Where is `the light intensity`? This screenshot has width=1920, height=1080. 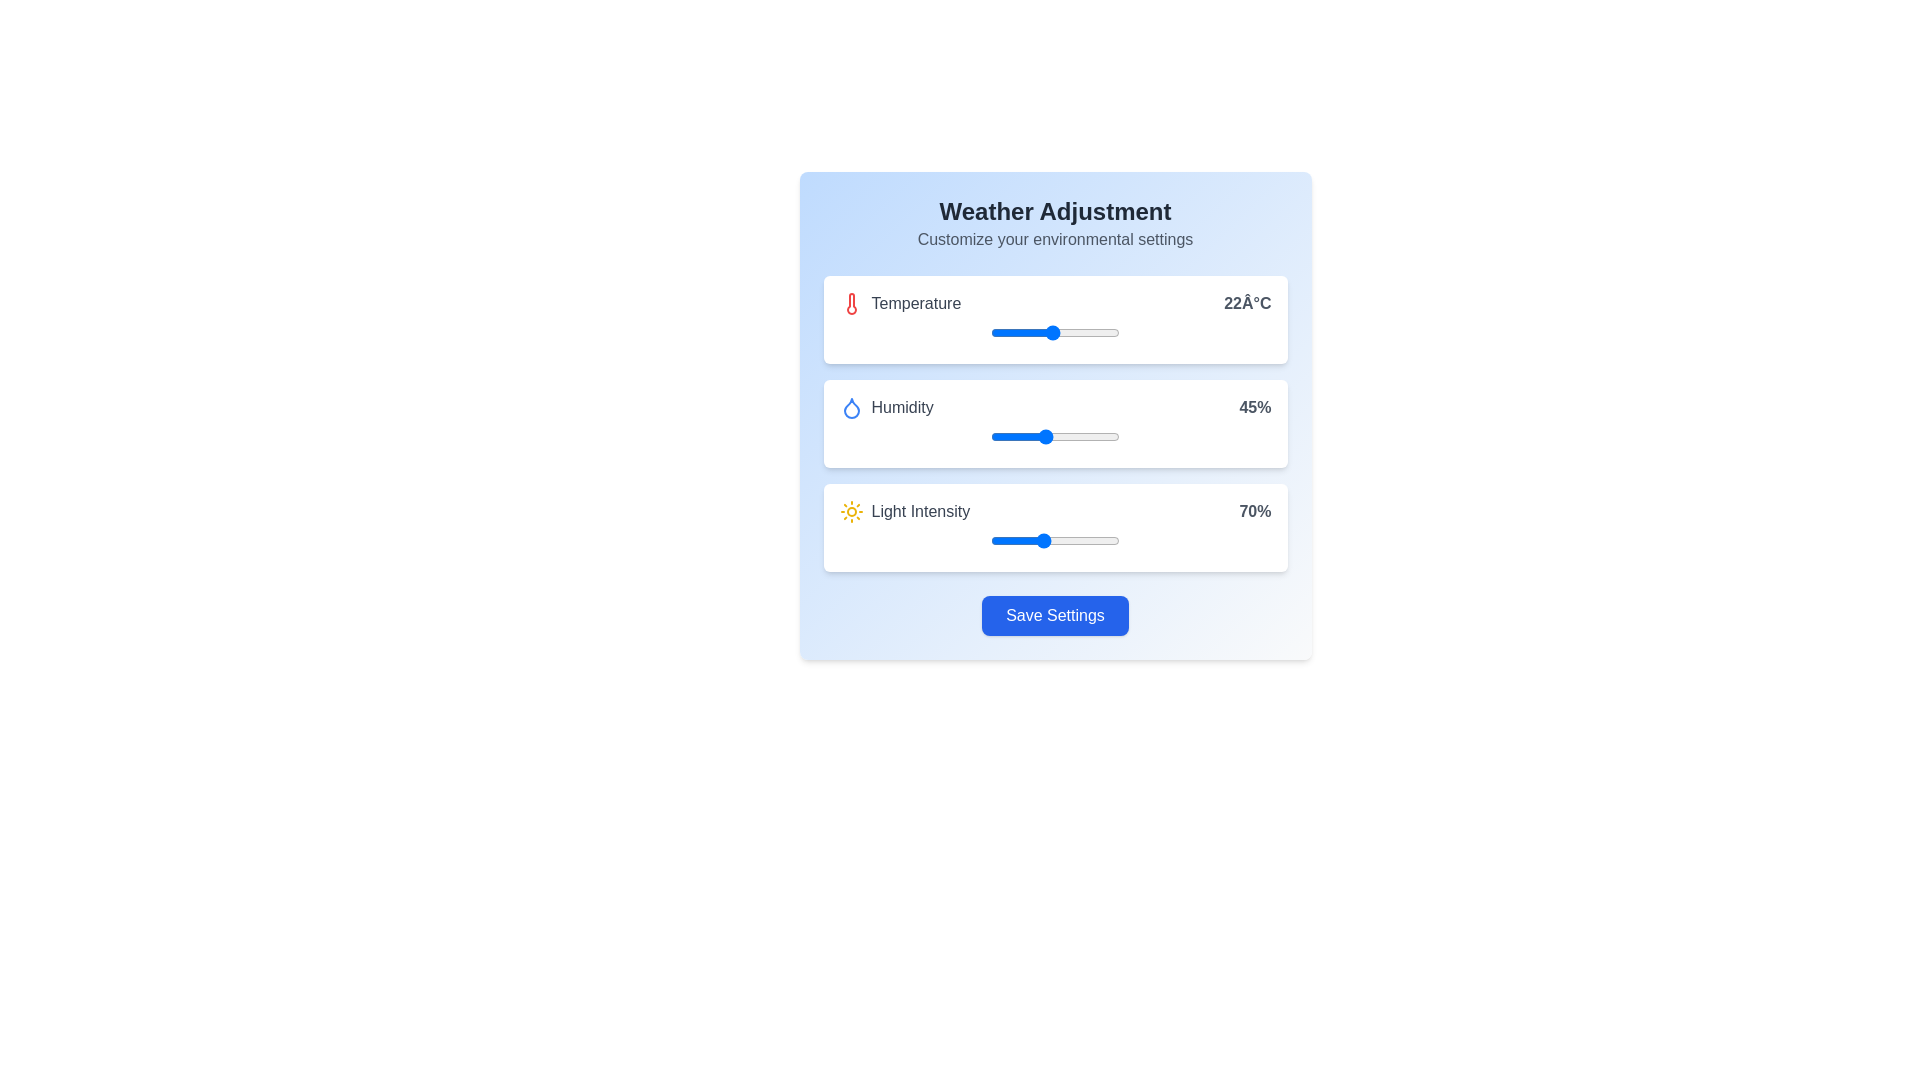
the light intensity is located at coordinates (1046, 540).